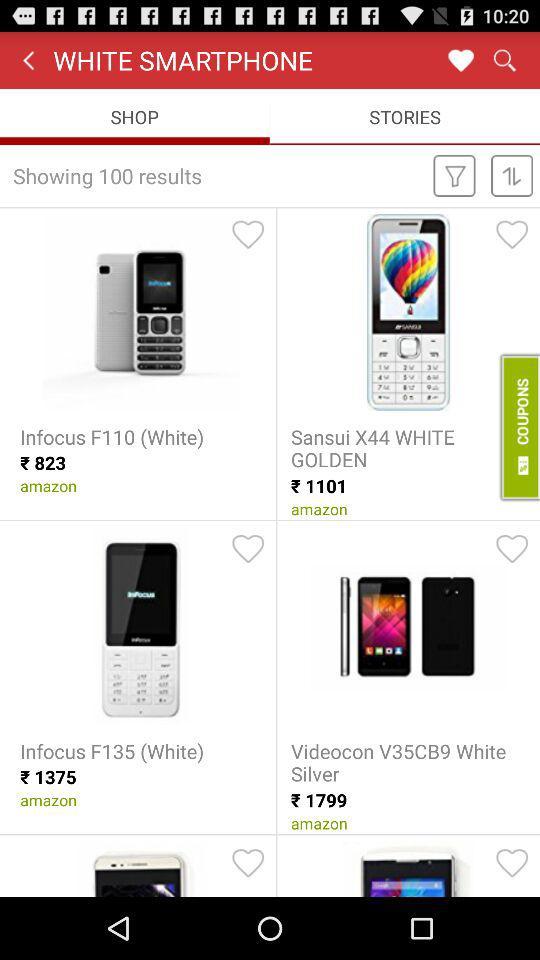  What do you see at coordinates (460, 64) in the screenshot?
I see `the favorite icon` at bounding box center [460, 64].